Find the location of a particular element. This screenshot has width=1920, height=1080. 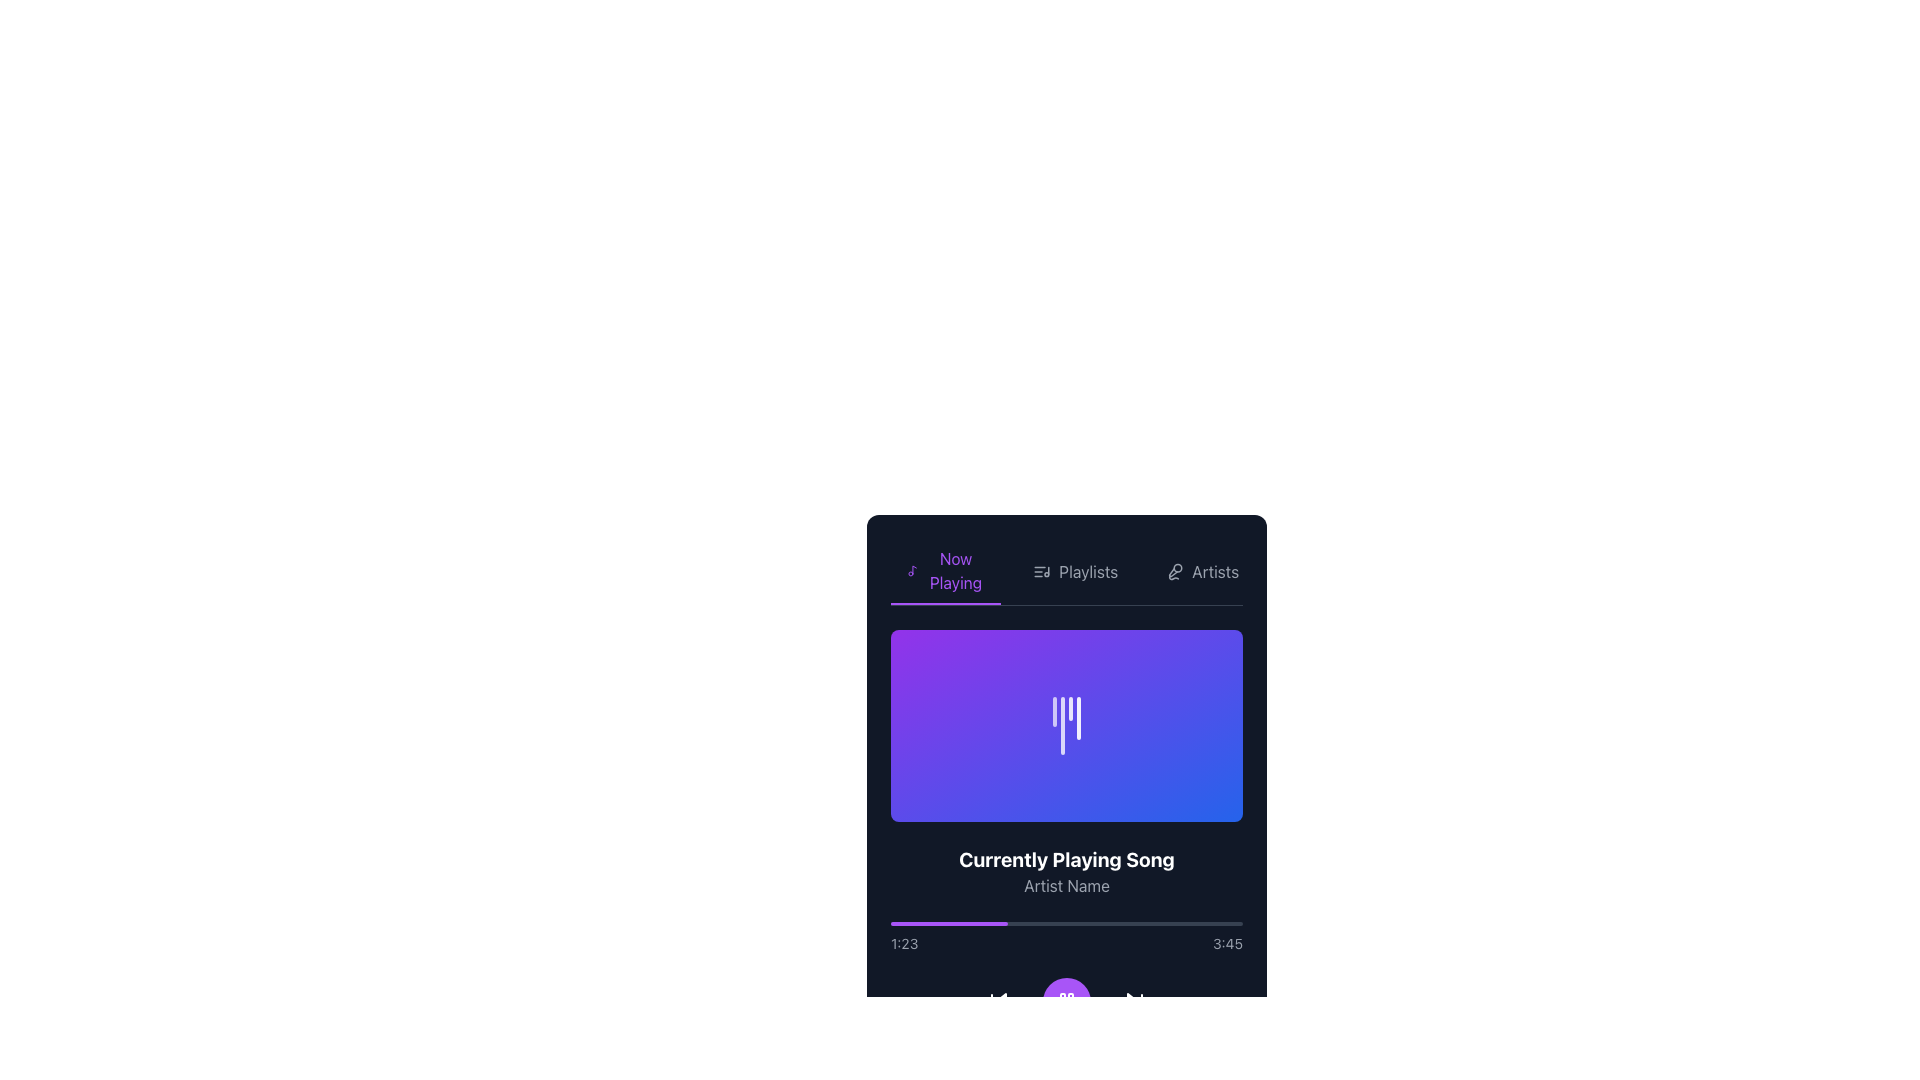

the 'Skip Forward' icon button, which features a right-pointing triangle and vertical line is located at coordinates (1134, 1002).